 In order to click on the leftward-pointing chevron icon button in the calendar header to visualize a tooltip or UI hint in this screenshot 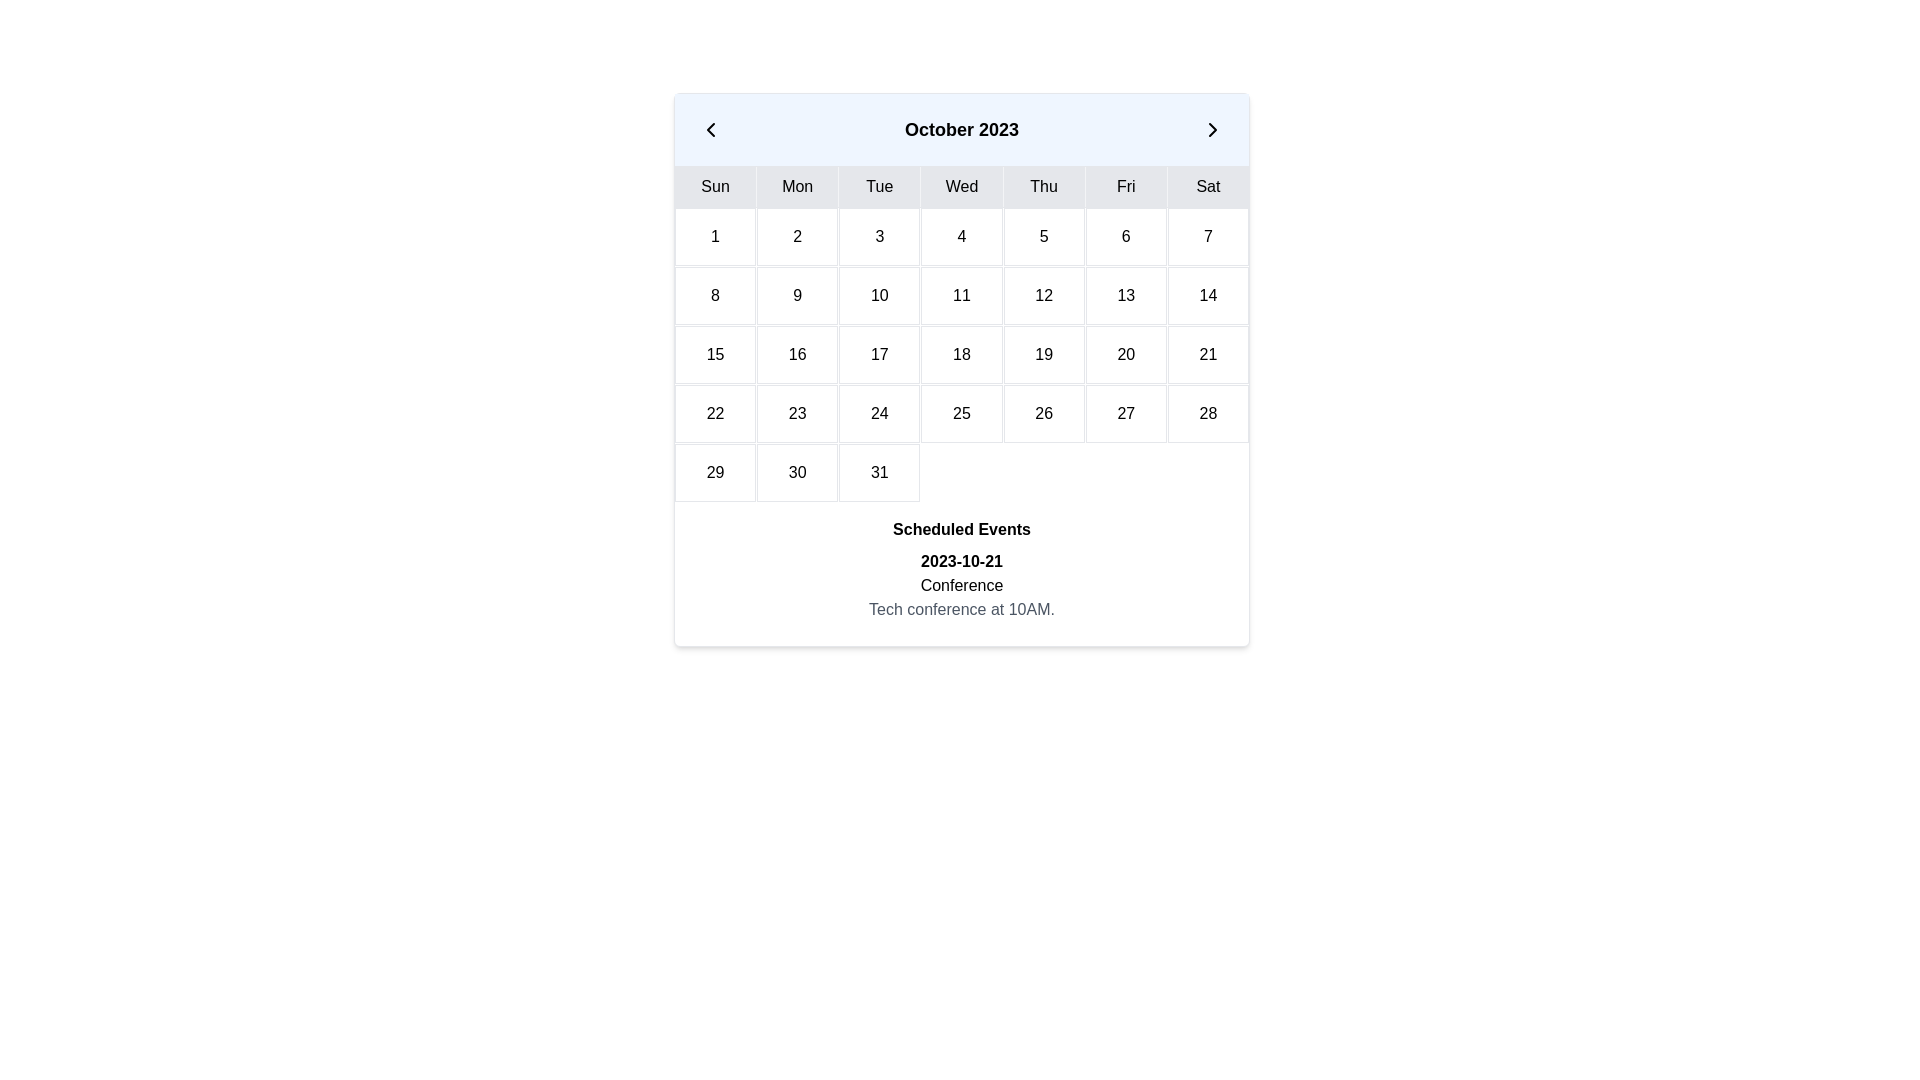, I will do `click(710, 130)`.